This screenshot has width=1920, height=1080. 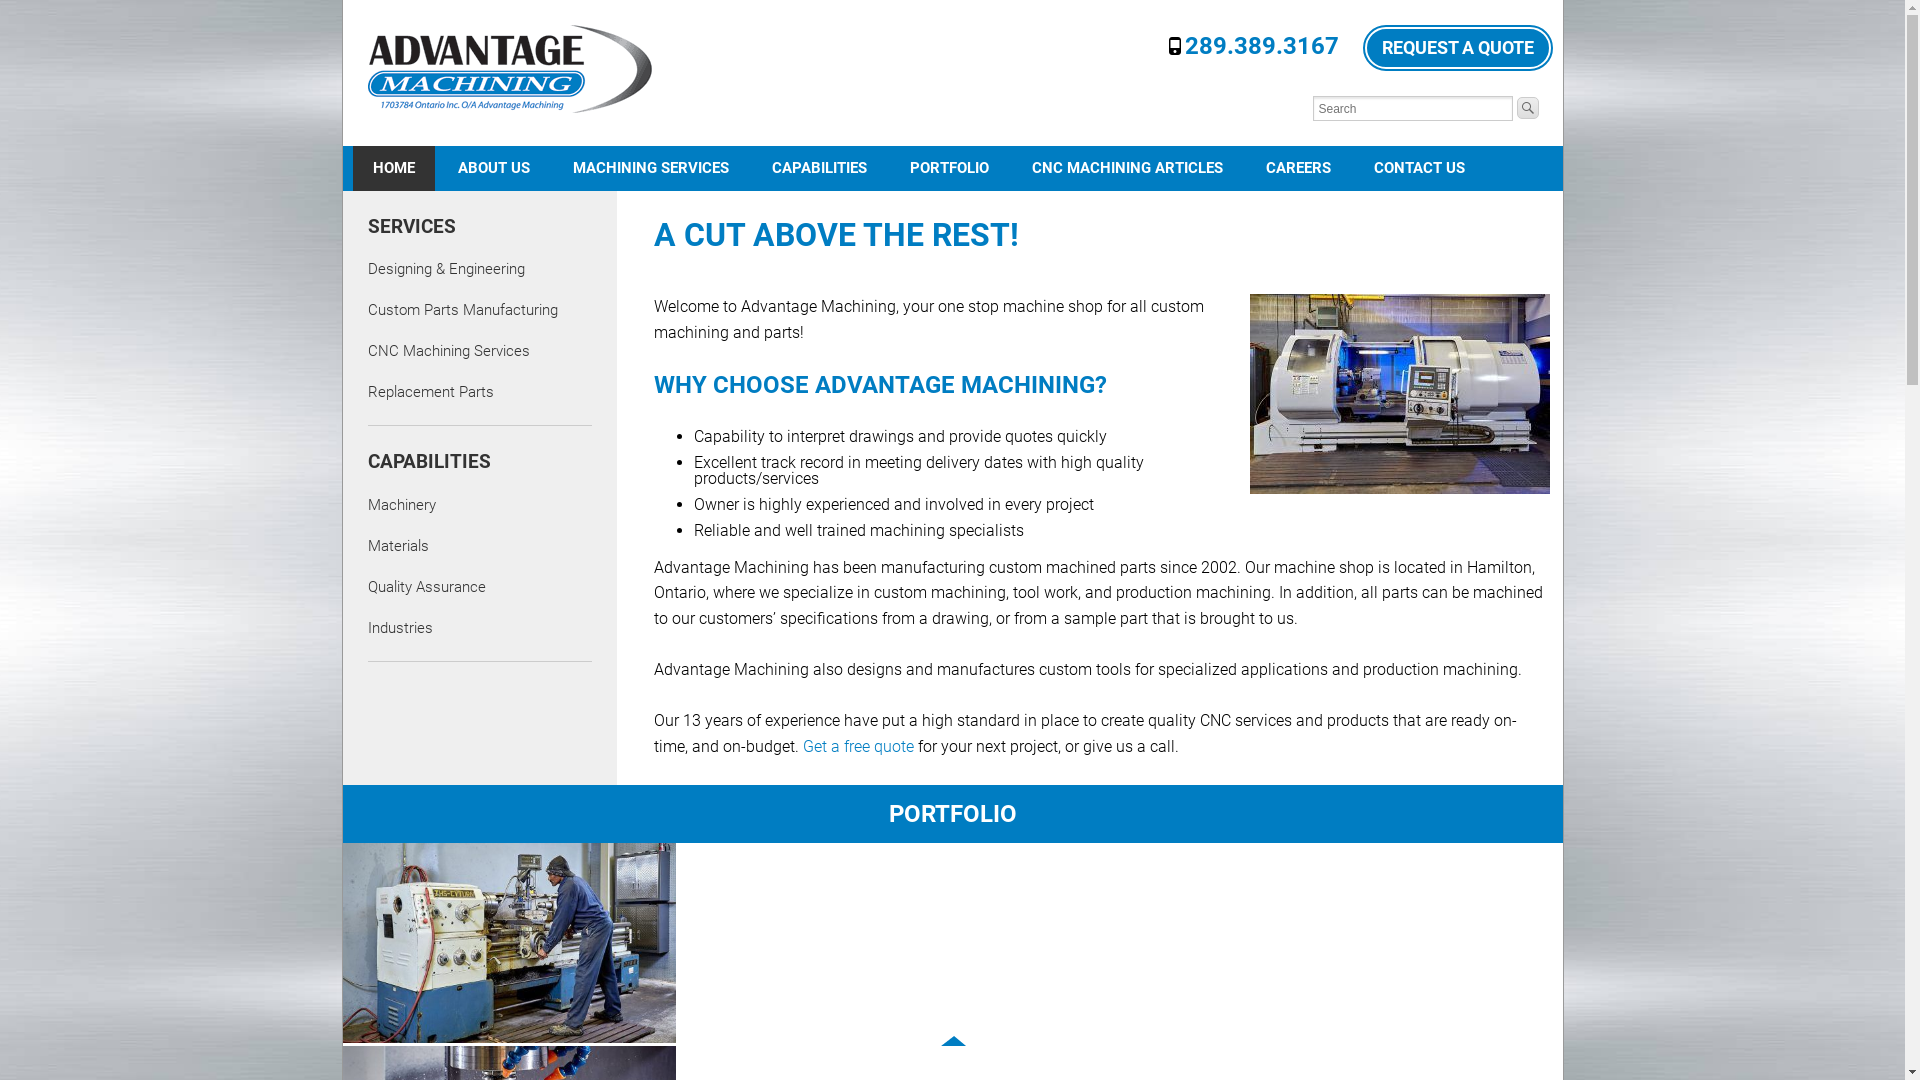 I want to click on 'PORTFOLIO', so click(x=948, y=167).